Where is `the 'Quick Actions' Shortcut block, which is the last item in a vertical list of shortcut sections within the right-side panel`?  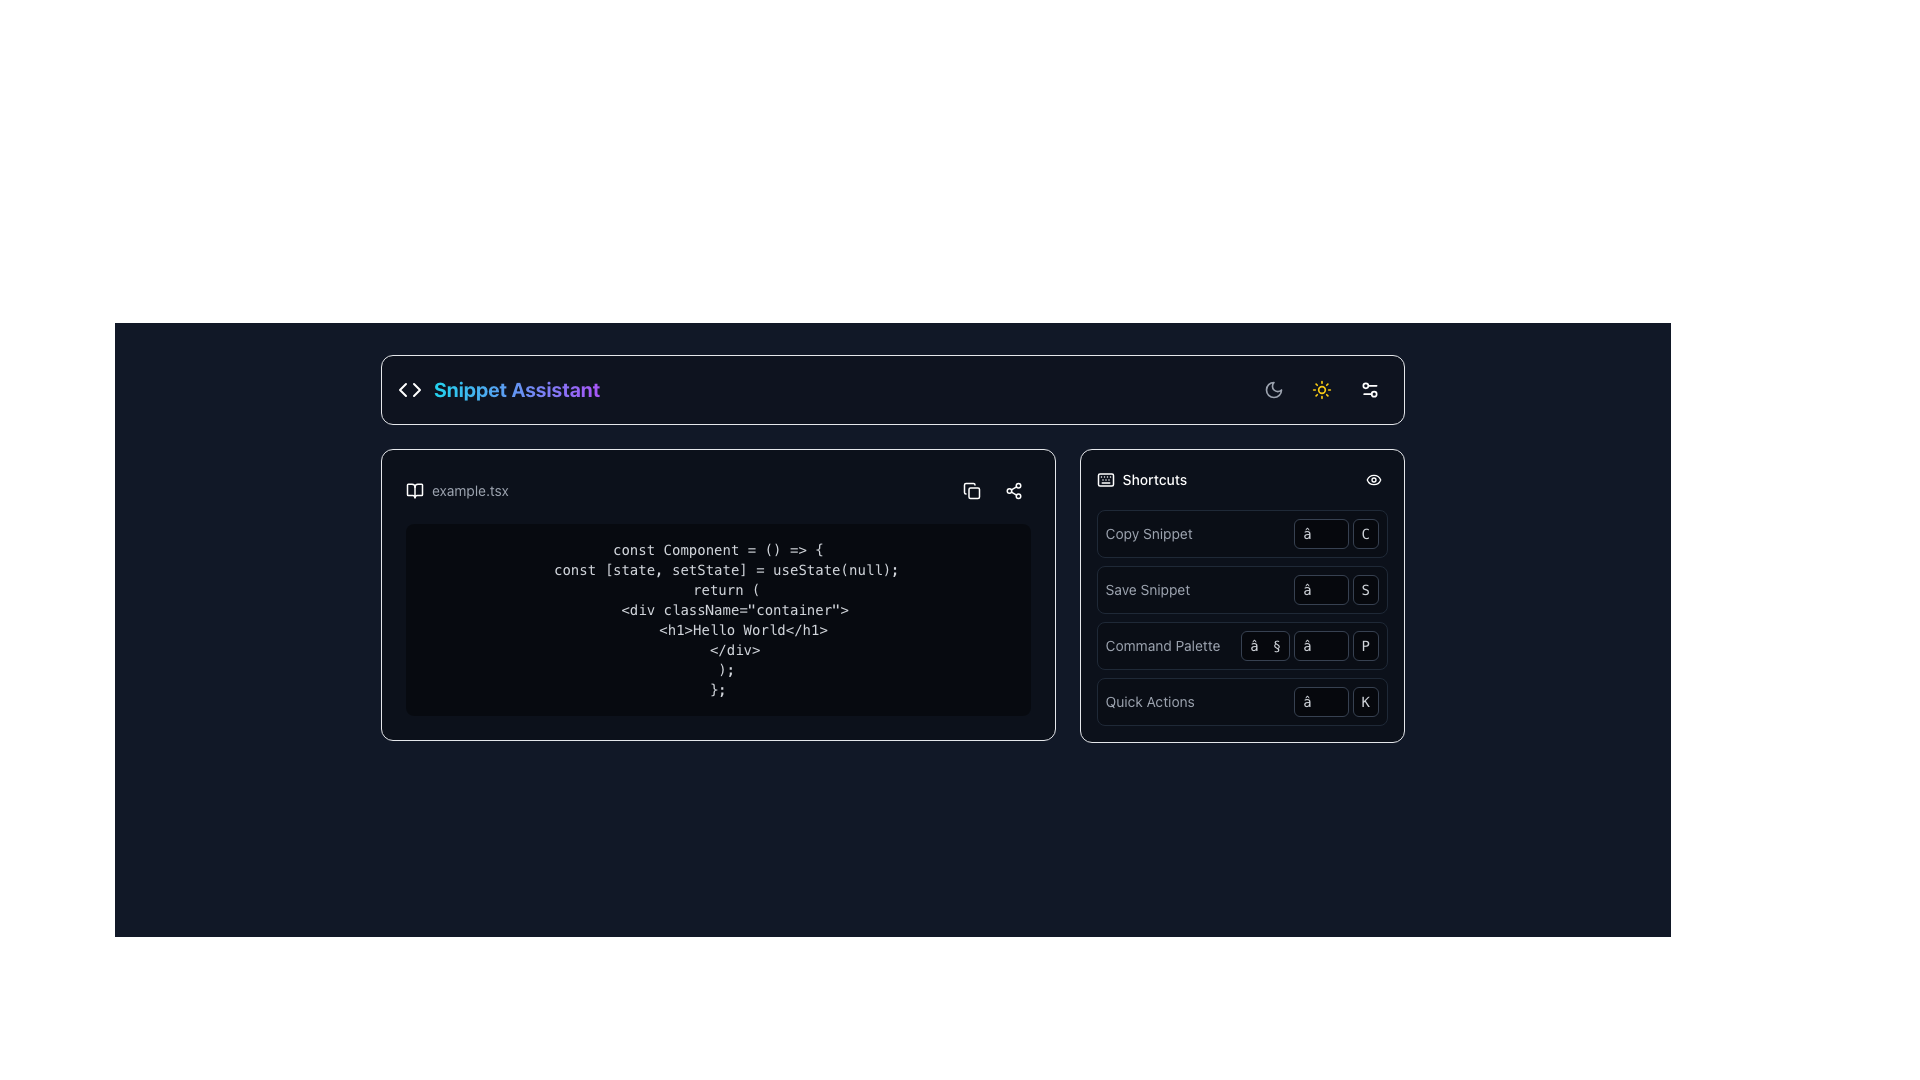
the 'Quick Actions' Shortcut block, which is the last item in a vertical list of shortcut sections within the right-side panel is located at coordinates (1241, 701).